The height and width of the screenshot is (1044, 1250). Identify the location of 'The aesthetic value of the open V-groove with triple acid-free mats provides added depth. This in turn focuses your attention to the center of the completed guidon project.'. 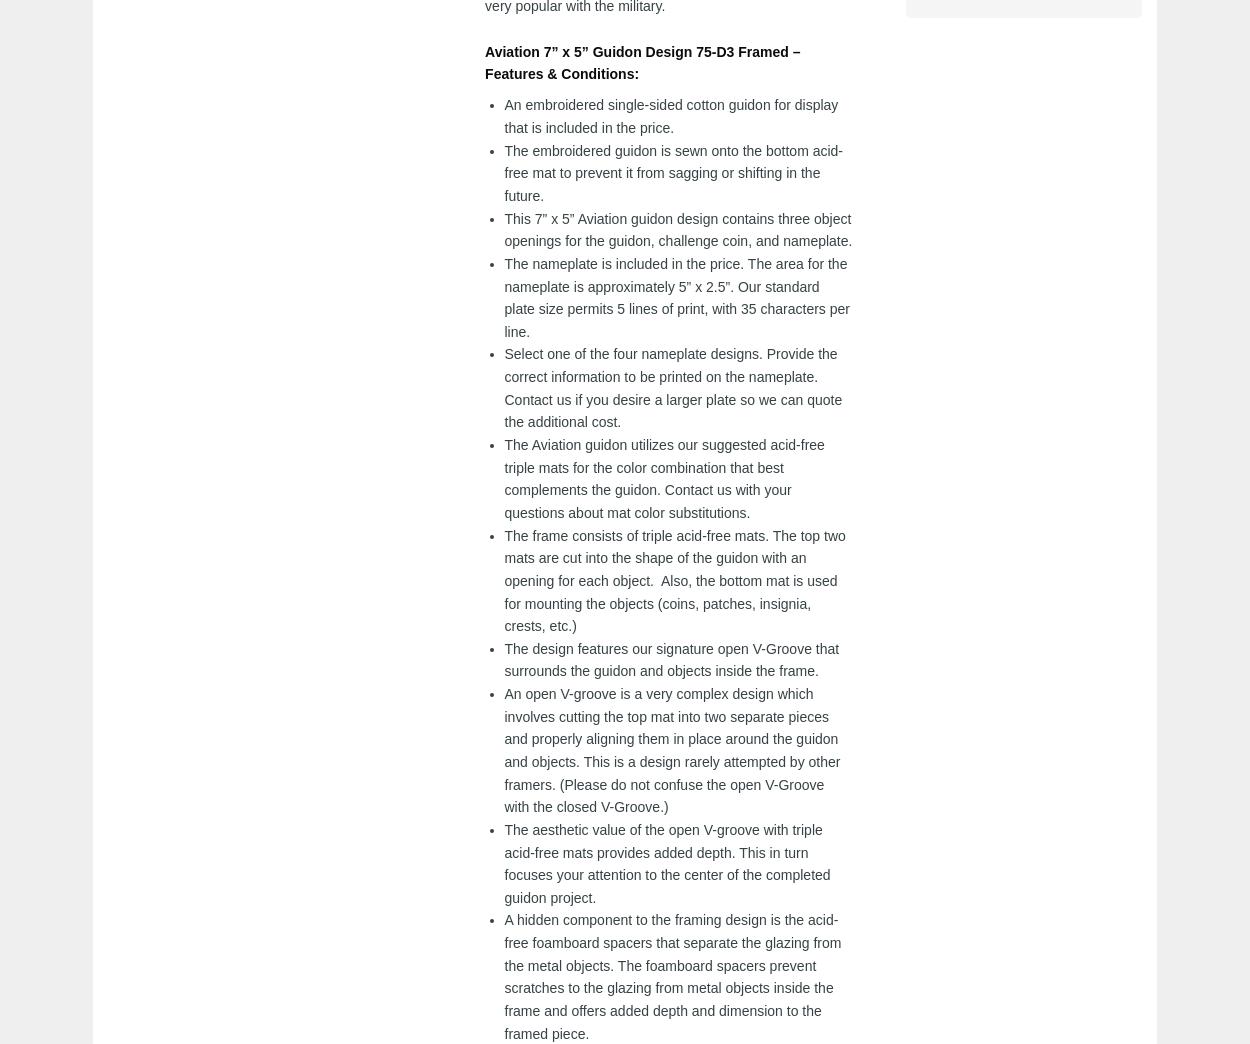
(667, 862).